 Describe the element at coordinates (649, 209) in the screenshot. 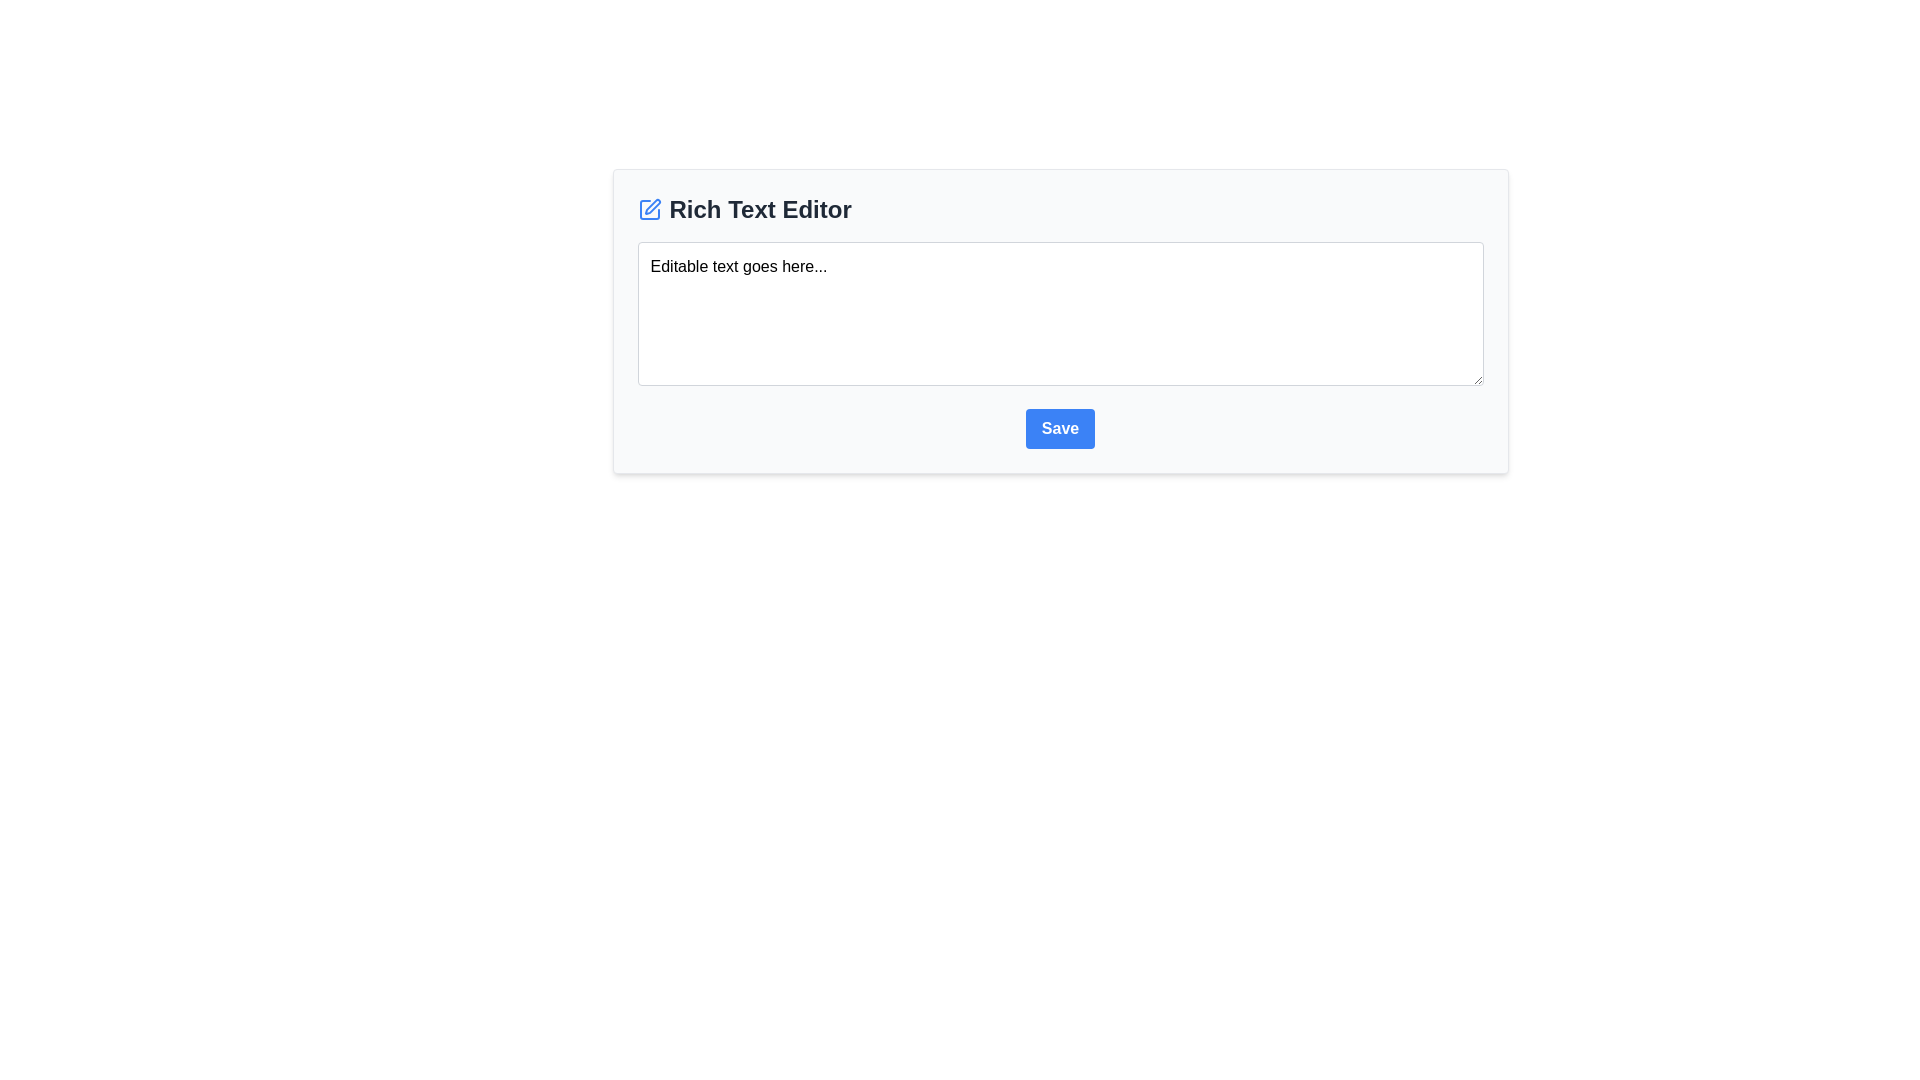

I see `the editing icon located to the left of the 'Rich Text Editor' text` at that location.